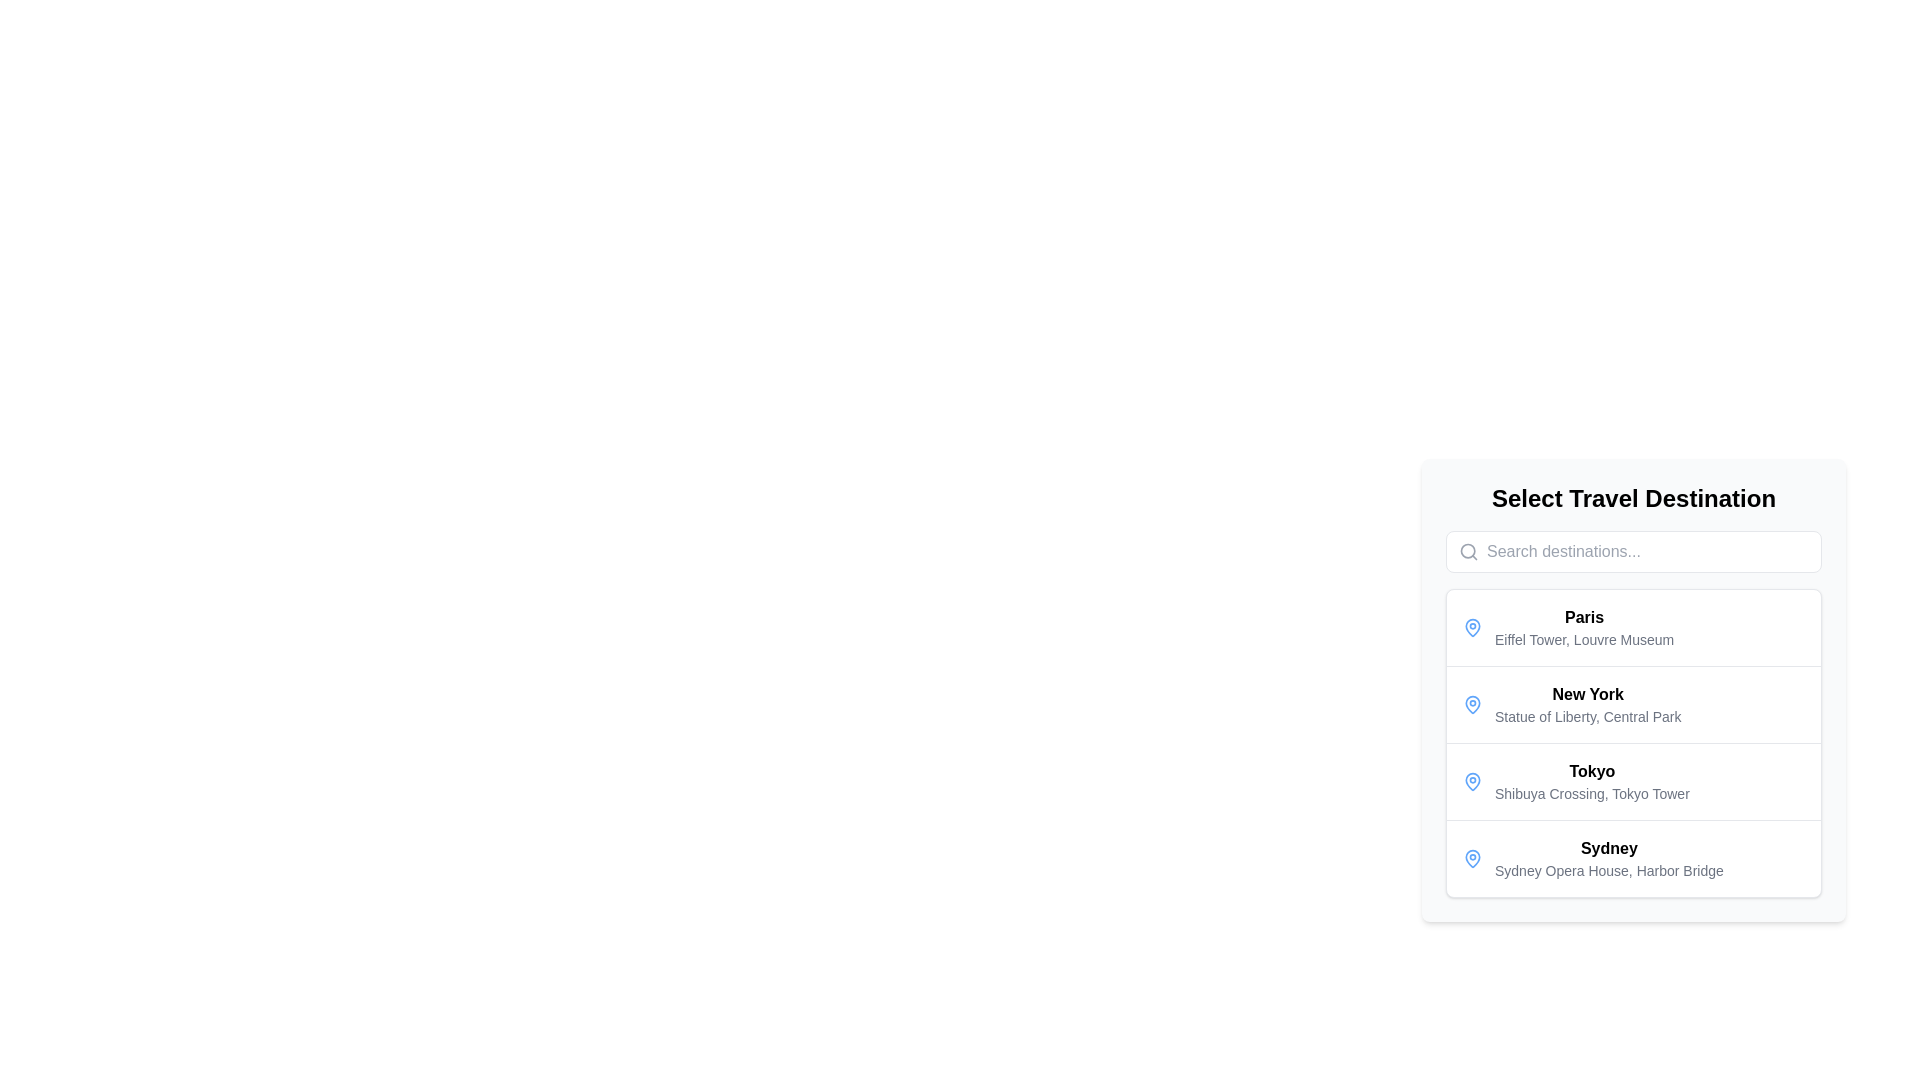 The height and width of the screenshot is (1080, 1920). Describe the element at coordinates (1633, 689) in the screenshot. I see `the highlighted travel destination 'New York' from the dropdown menu` at that location.